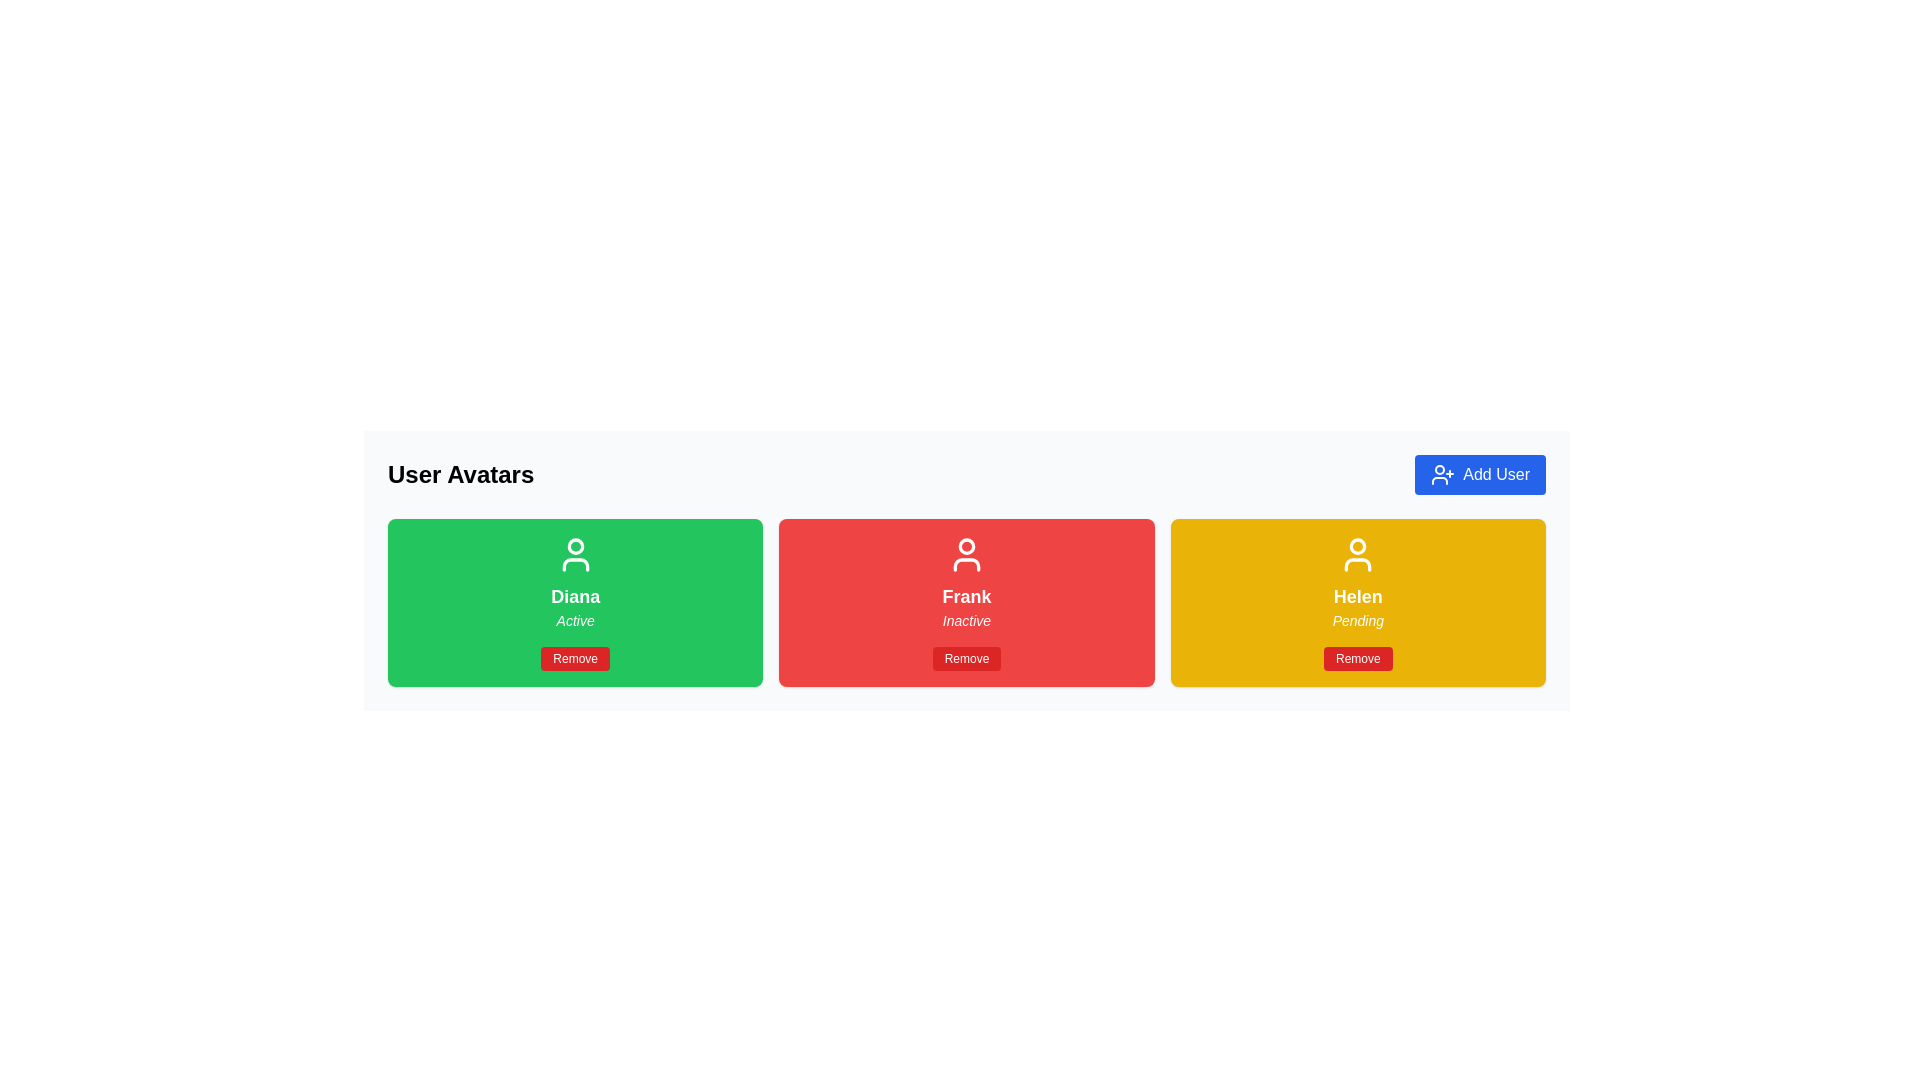 Image resolution: width=1920 pixels, height=1080 pixels. I want to click on the user avatar icon situated in the center card labeled 'Frank Inactive', which is positioned between the cards labeled 'Diana Active' and 'Helen Pending', so click(966, 555).